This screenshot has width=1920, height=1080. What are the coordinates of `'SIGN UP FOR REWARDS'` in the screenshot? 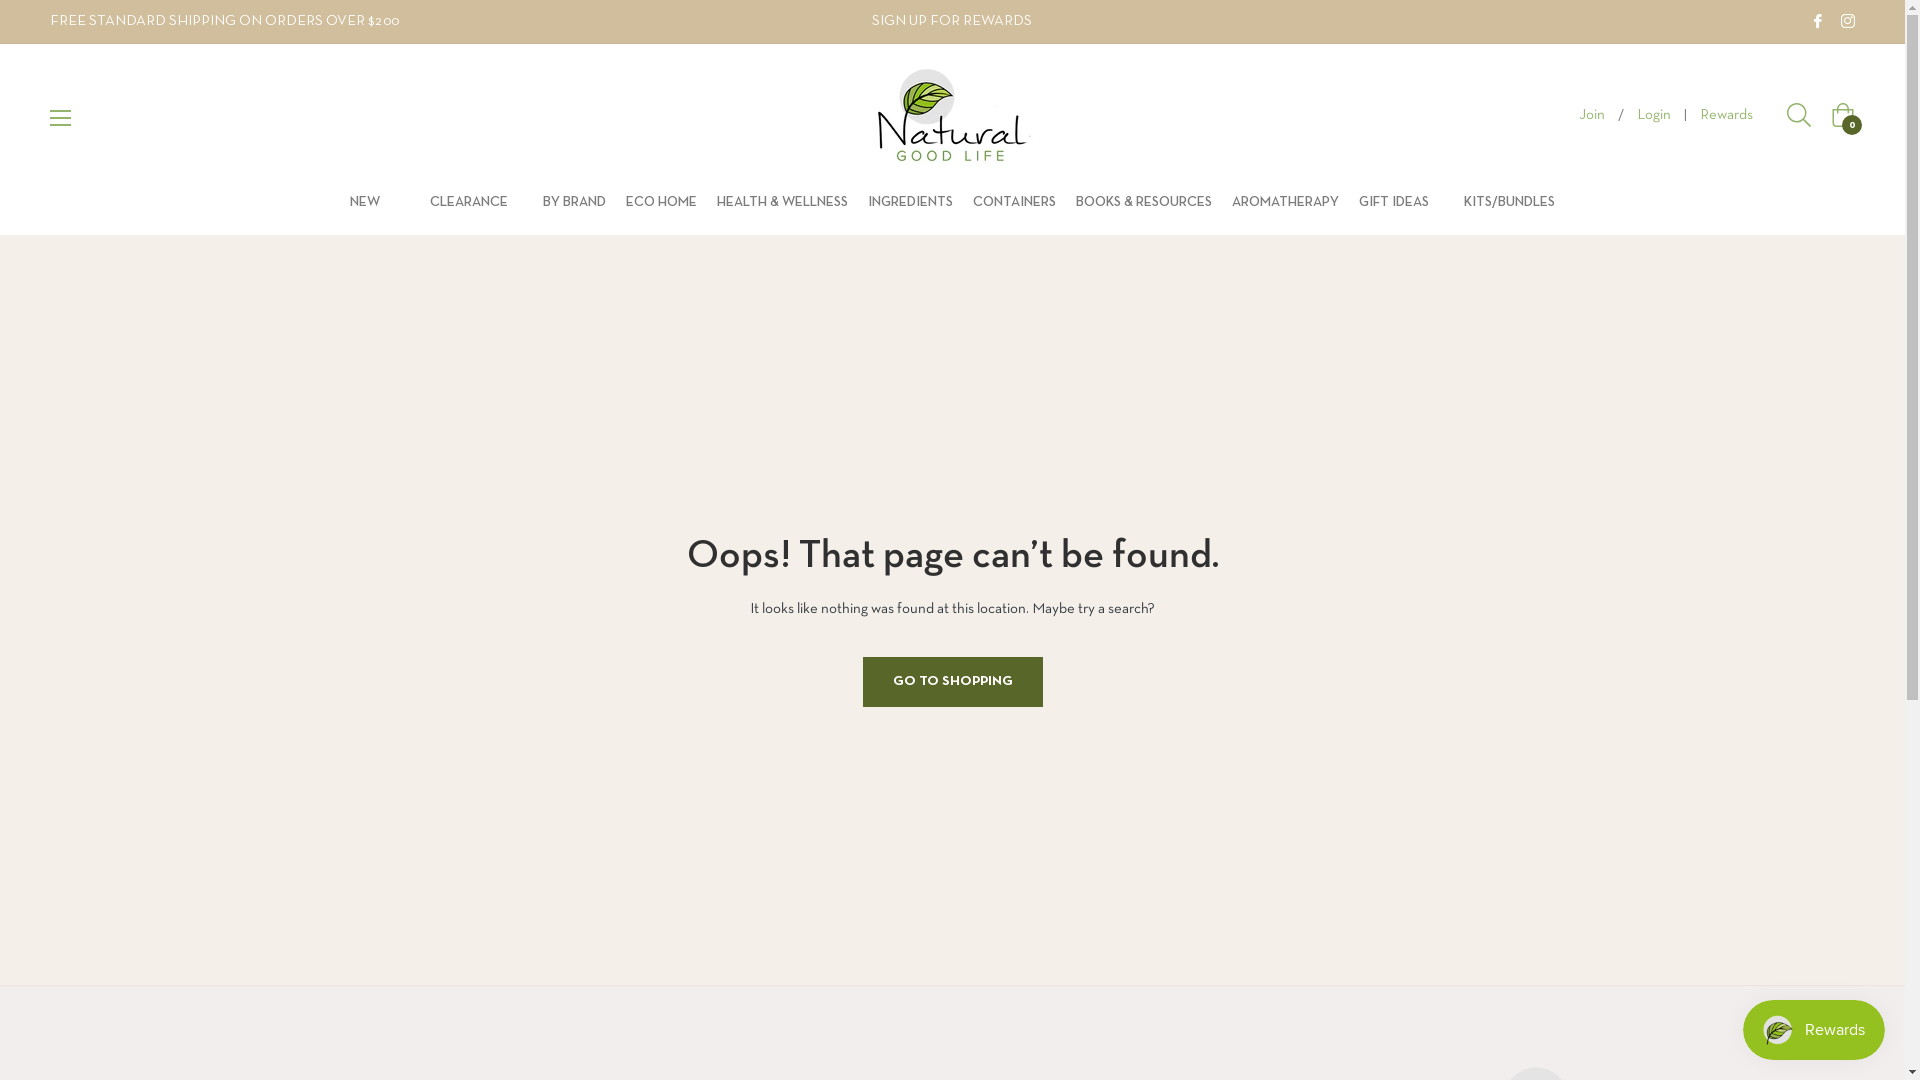 It's located at (950, 20).